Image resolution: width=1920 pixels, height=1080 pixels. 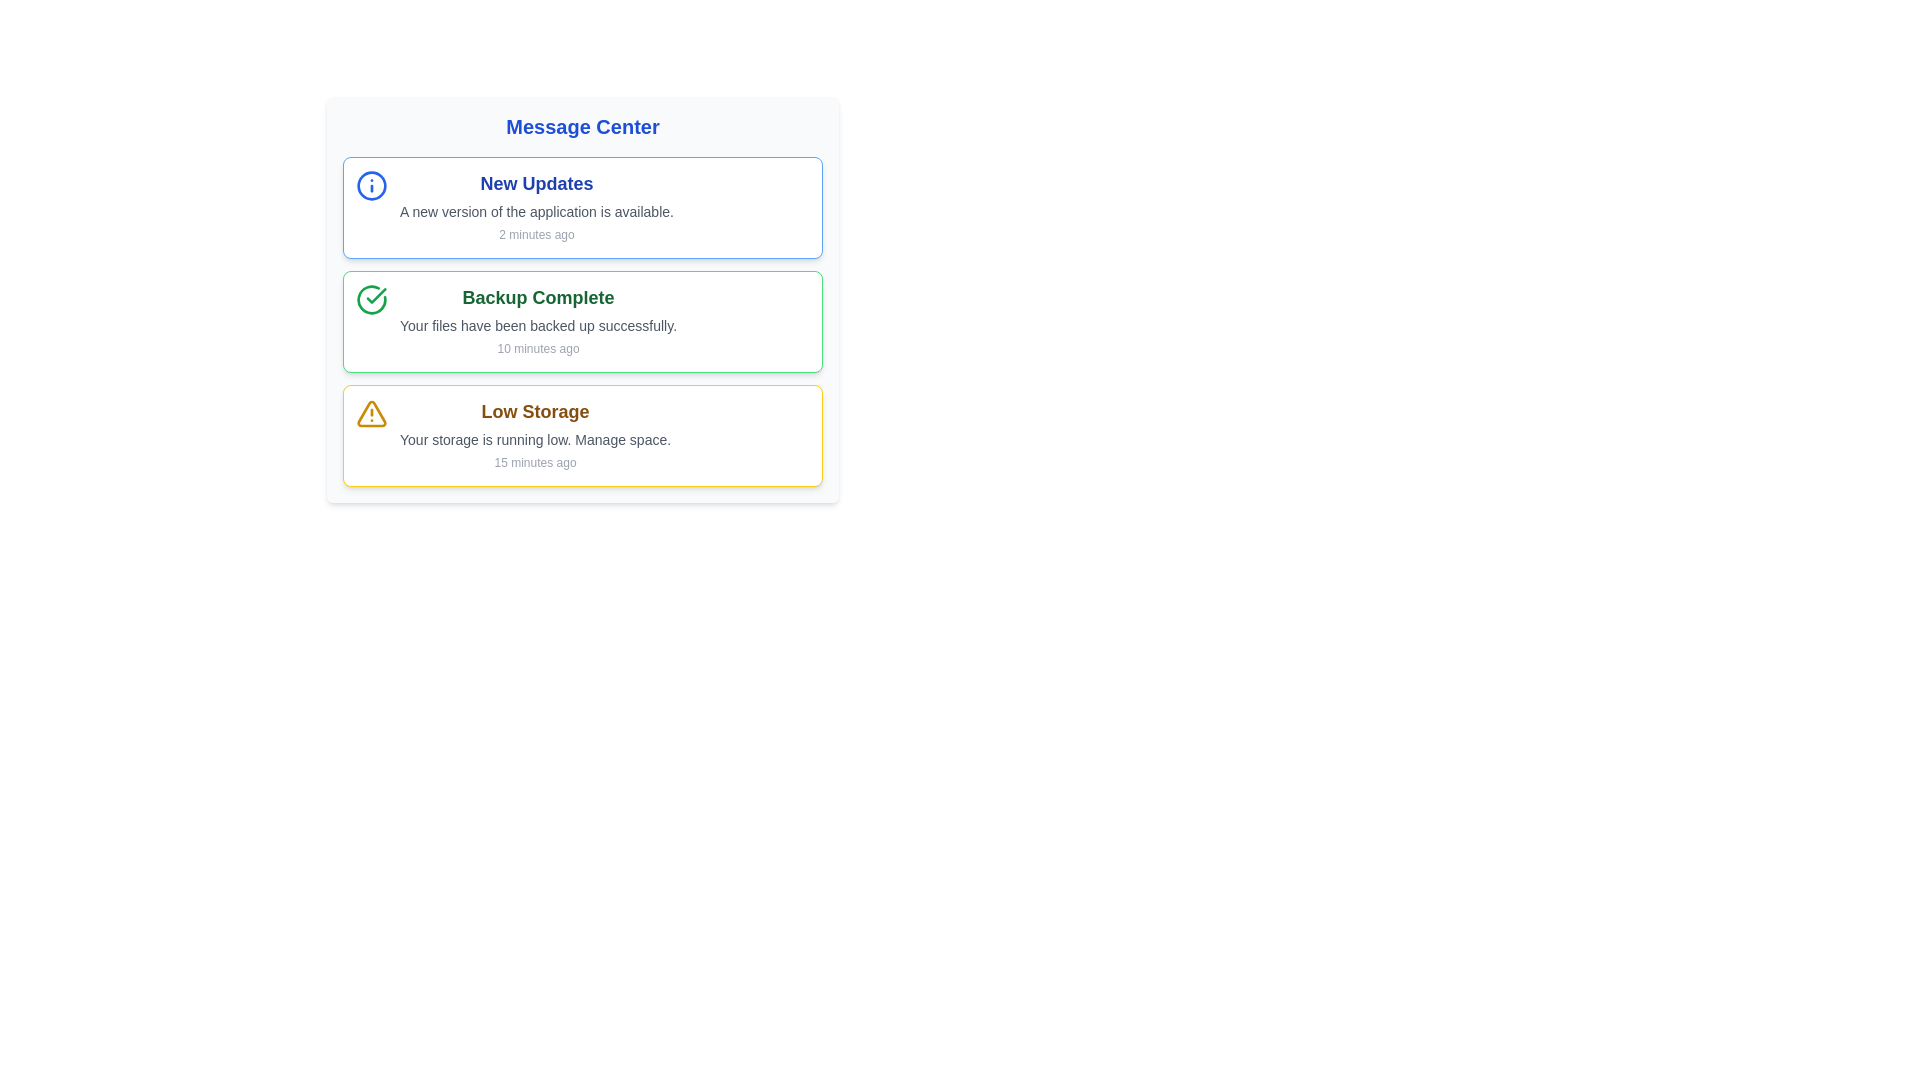 I want to click on the informational label displaying '10 minutes ago' in light gray text, located in the bottom-right corner of the 'Backup Complete' notification box, so click(x=538, y=347).